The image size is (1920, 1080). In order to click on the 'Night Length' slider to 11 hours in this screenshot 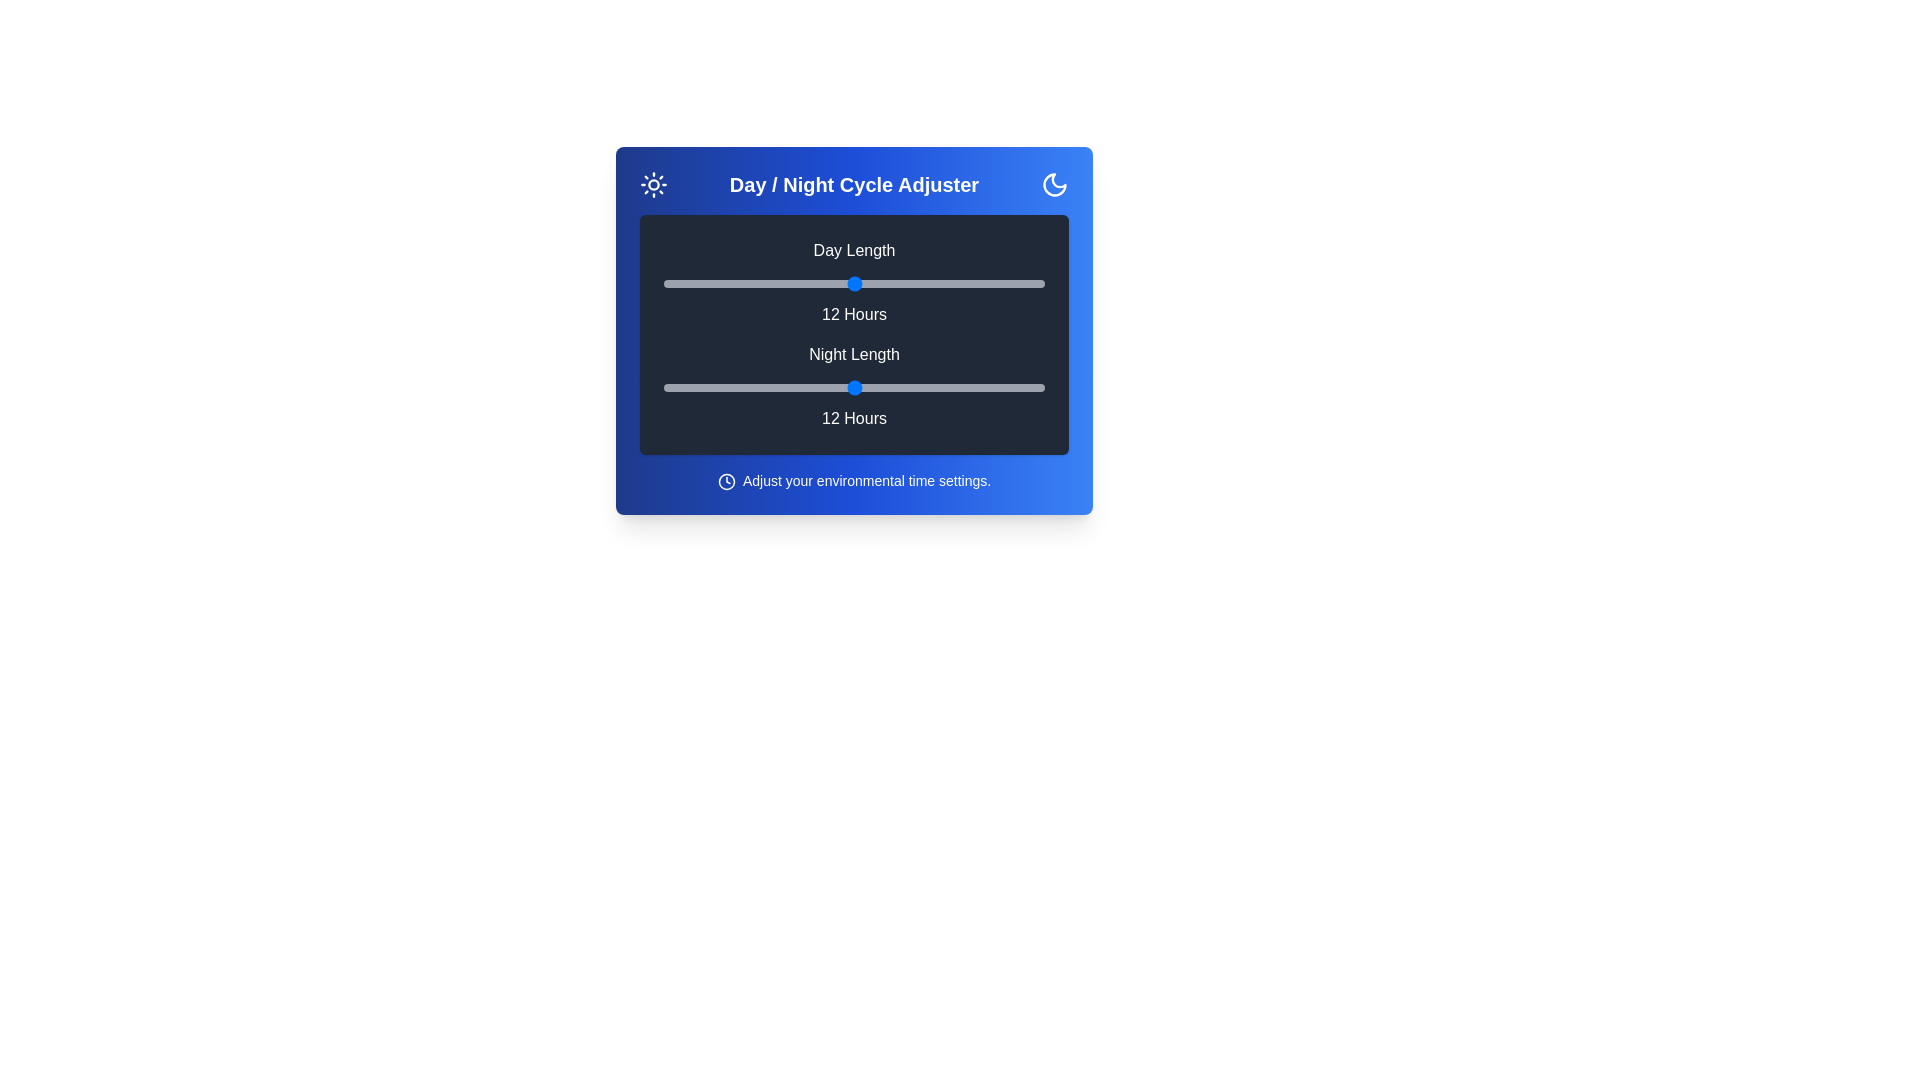, I will do `click(822, 388)`.